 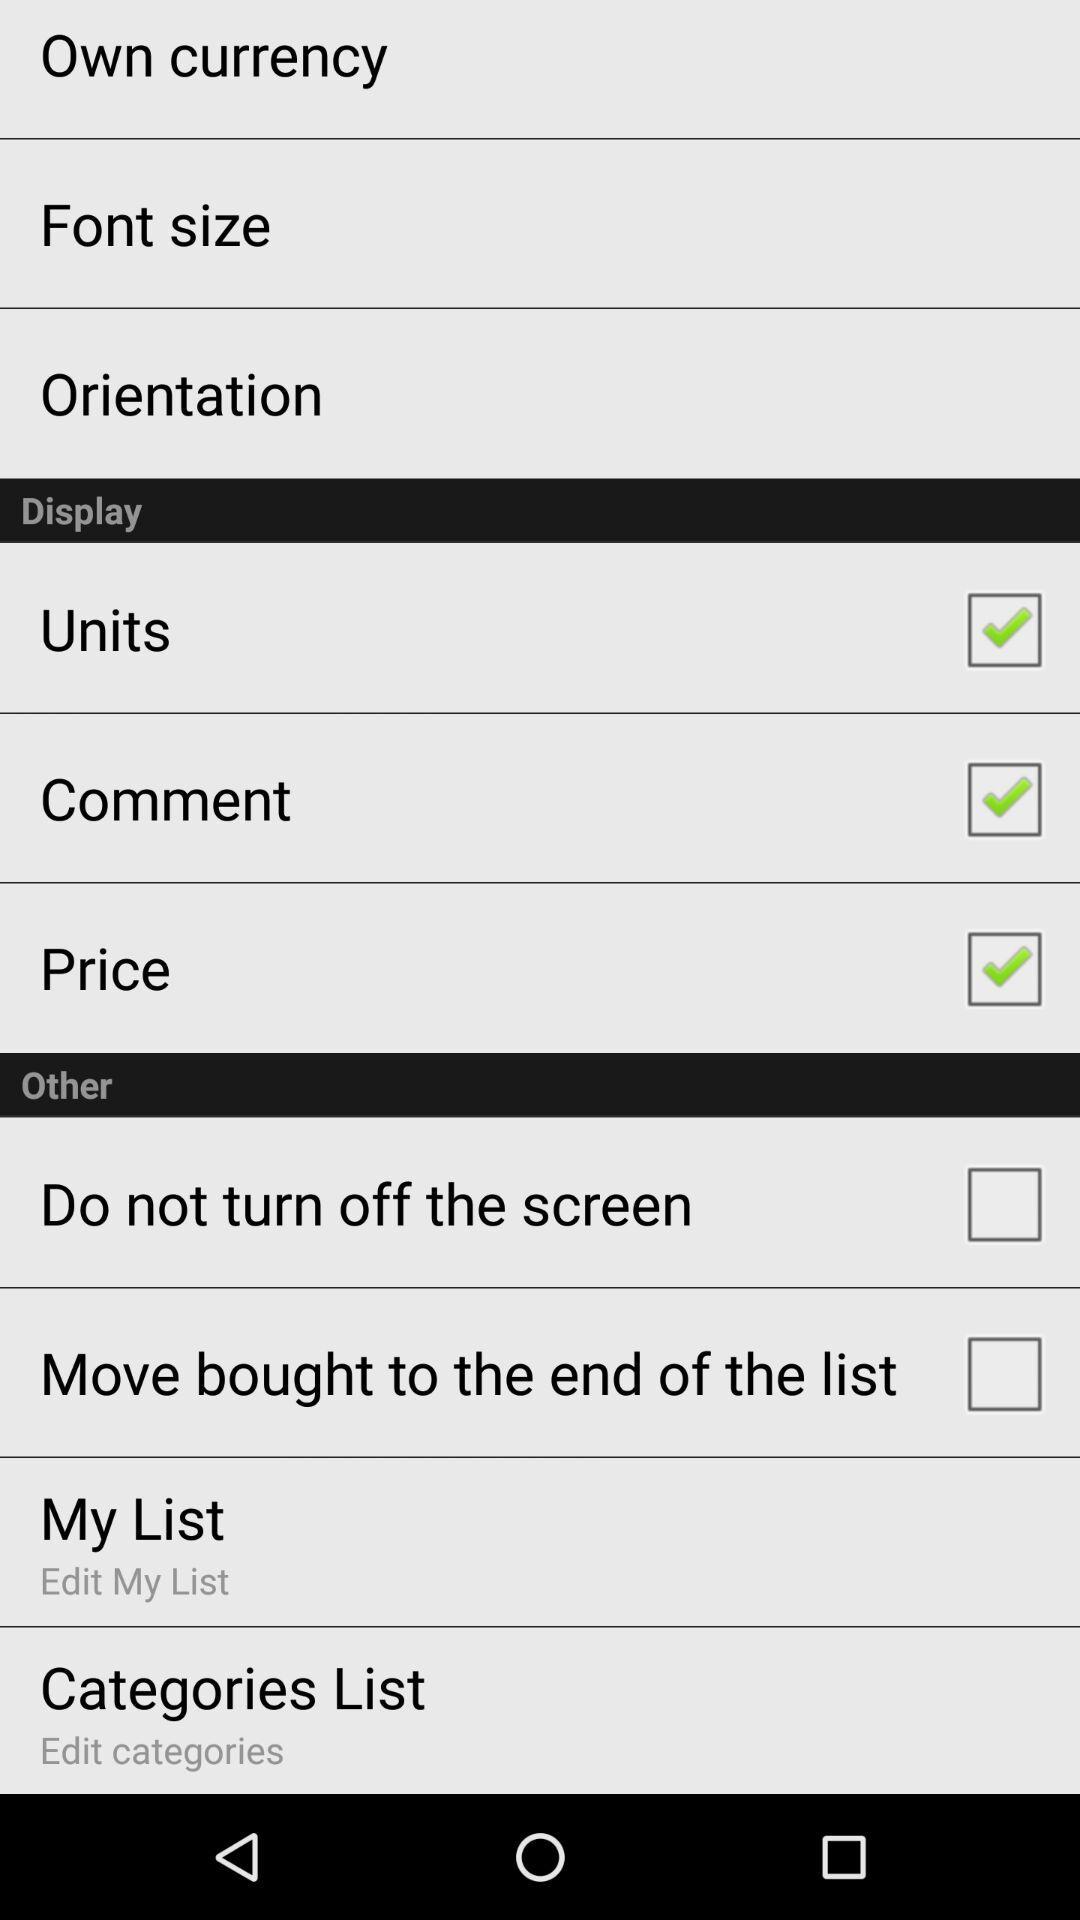 What do you see at coordinates (181, 392) in the screenshot?
I see `orientation app` at bounding box center [181, 392].